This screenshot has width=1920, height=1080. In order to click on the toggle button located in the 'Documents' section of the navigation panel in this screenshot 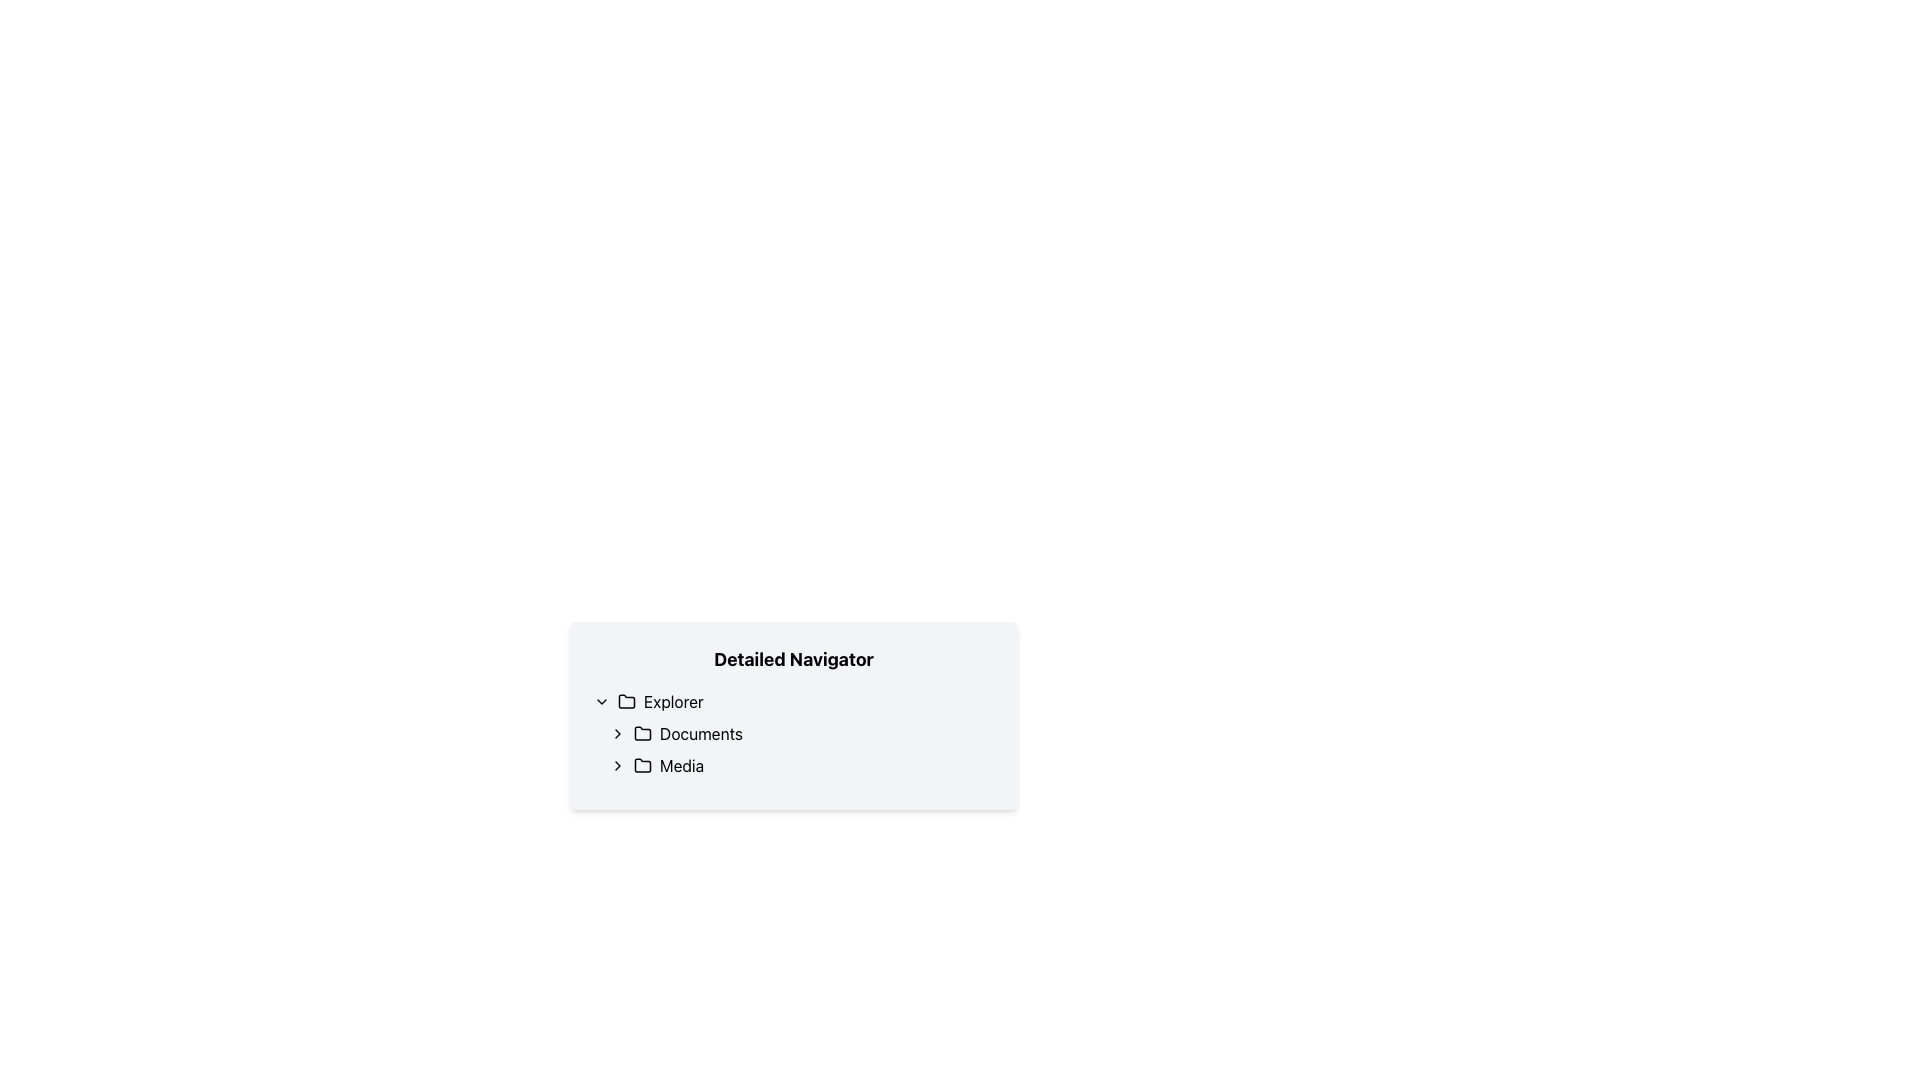, I will do `click(617, 733)`.